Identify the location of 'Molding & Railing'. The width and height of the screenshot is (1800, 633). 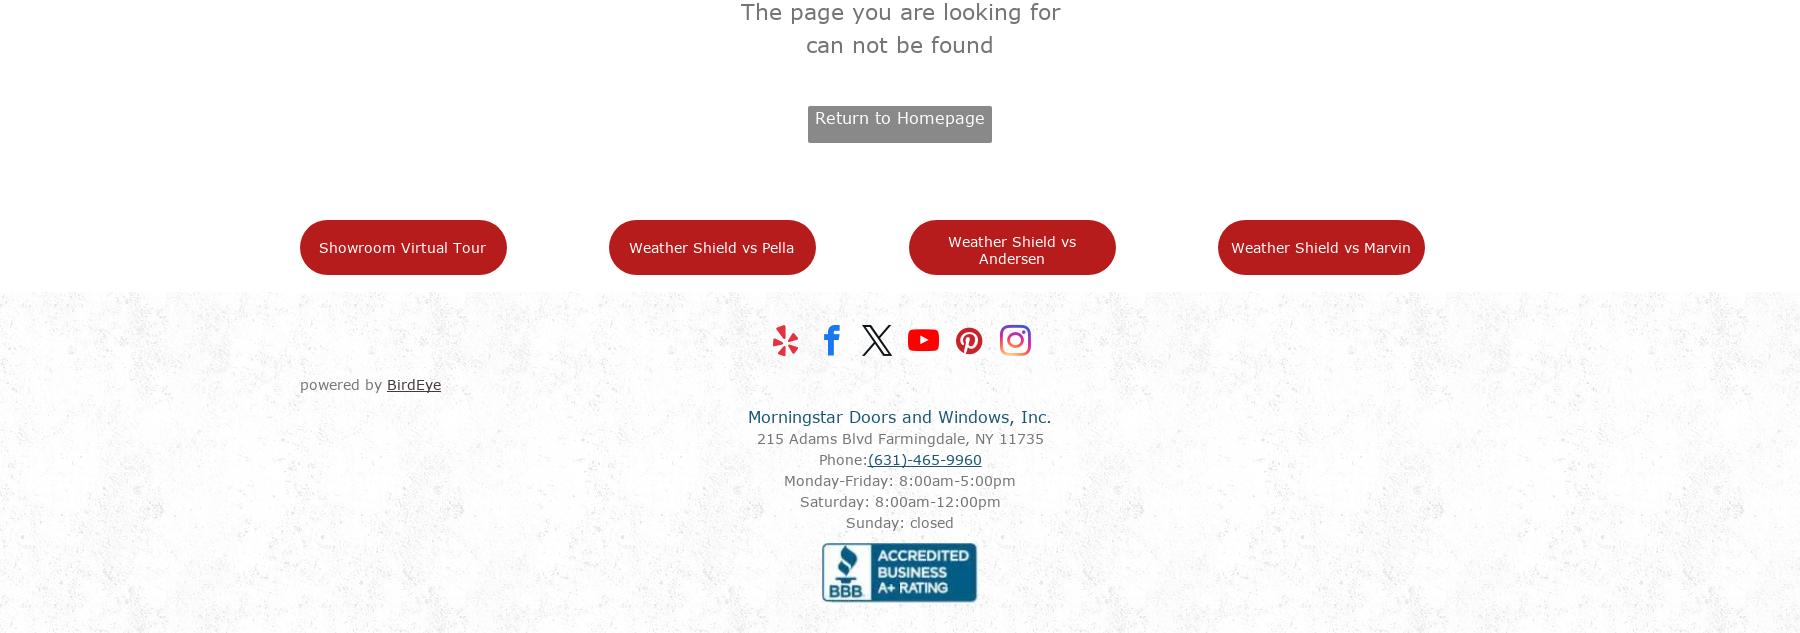
(684, 404).